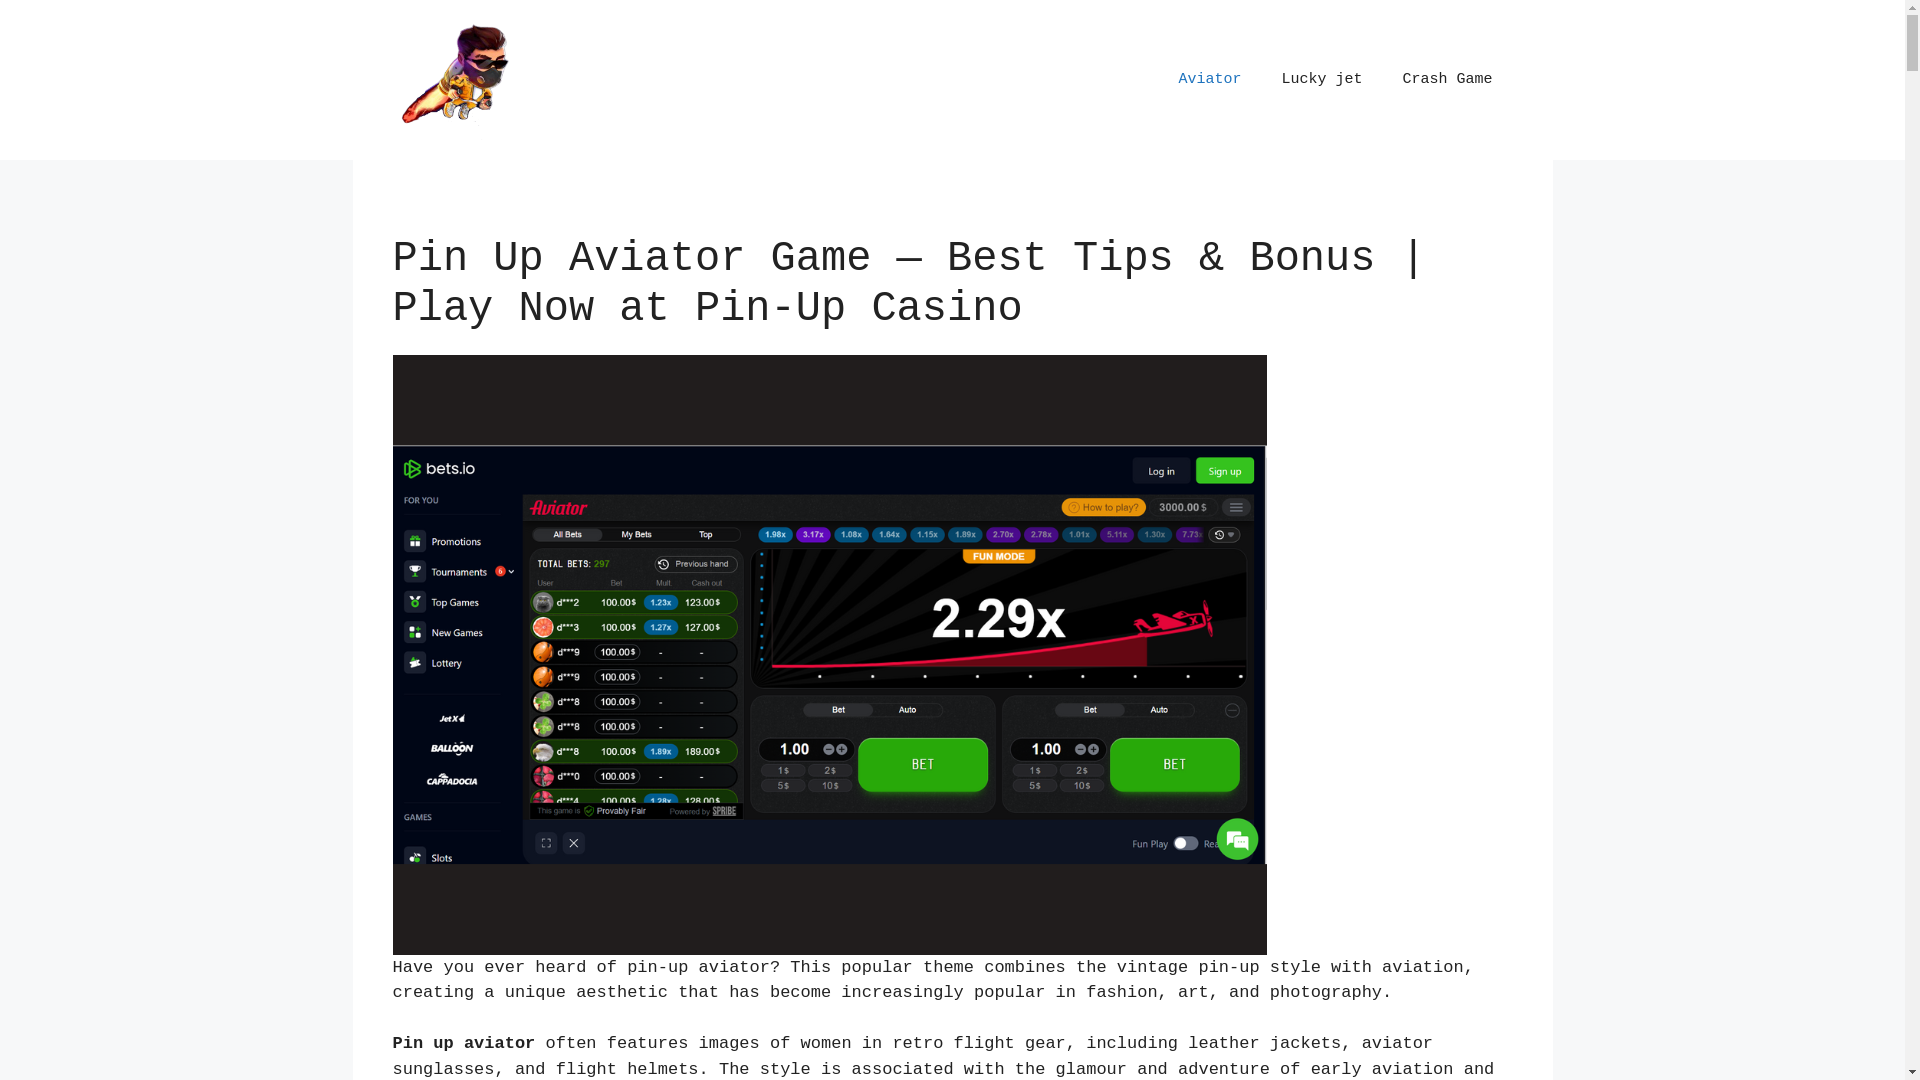 The image size is (1920, 1080). Describe the element at coordinates (1381, 79) in the screenshot. I see `'Crash Game'` at that location.